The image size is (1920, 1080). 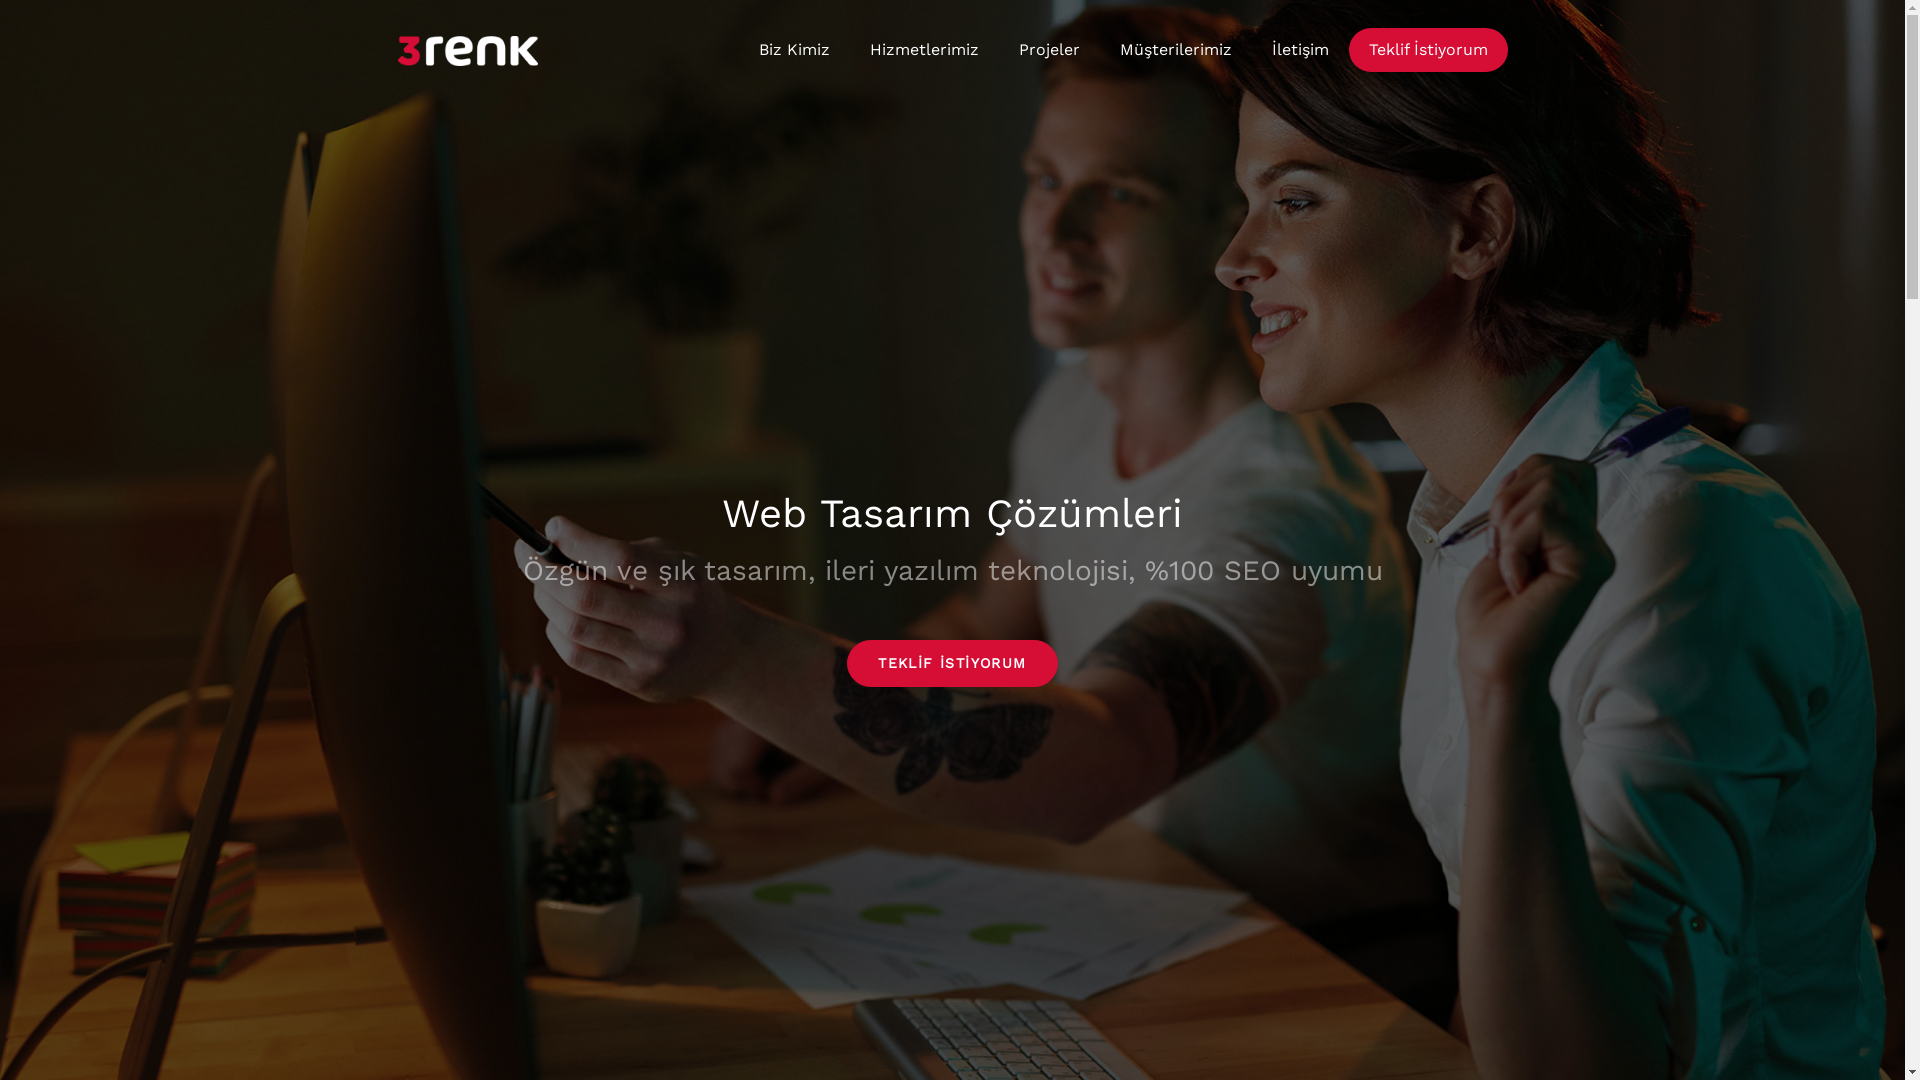 What do you see at coordinates (1047, 49) in the screenshot?
I see `'Projeler'` at bounding box center [1047, 49].